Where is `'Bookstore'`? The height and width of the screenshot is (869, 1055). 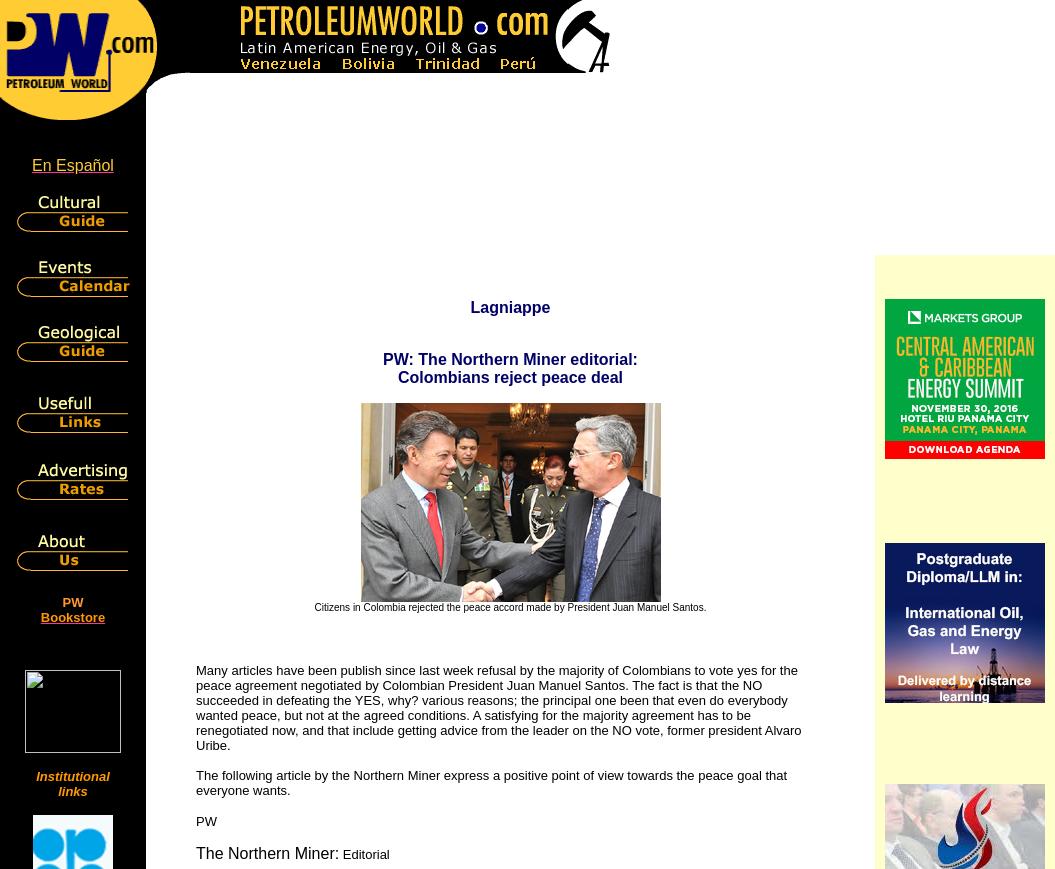 'Bookstore' is located at coordinates (71, 617).